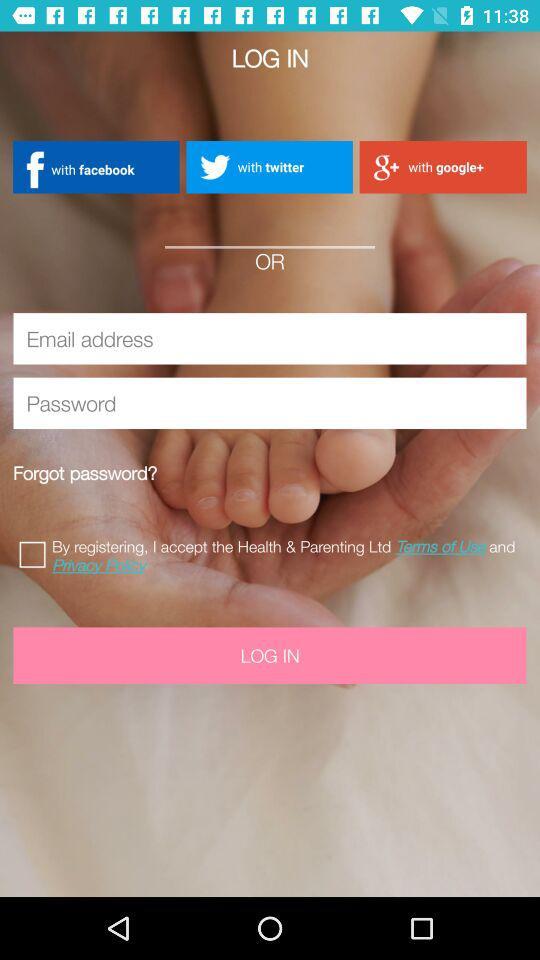 This screenshot has width=540, height=960. Describe the element at coordinates (270, 338) in the screenshot. I see `insert email` at that location.